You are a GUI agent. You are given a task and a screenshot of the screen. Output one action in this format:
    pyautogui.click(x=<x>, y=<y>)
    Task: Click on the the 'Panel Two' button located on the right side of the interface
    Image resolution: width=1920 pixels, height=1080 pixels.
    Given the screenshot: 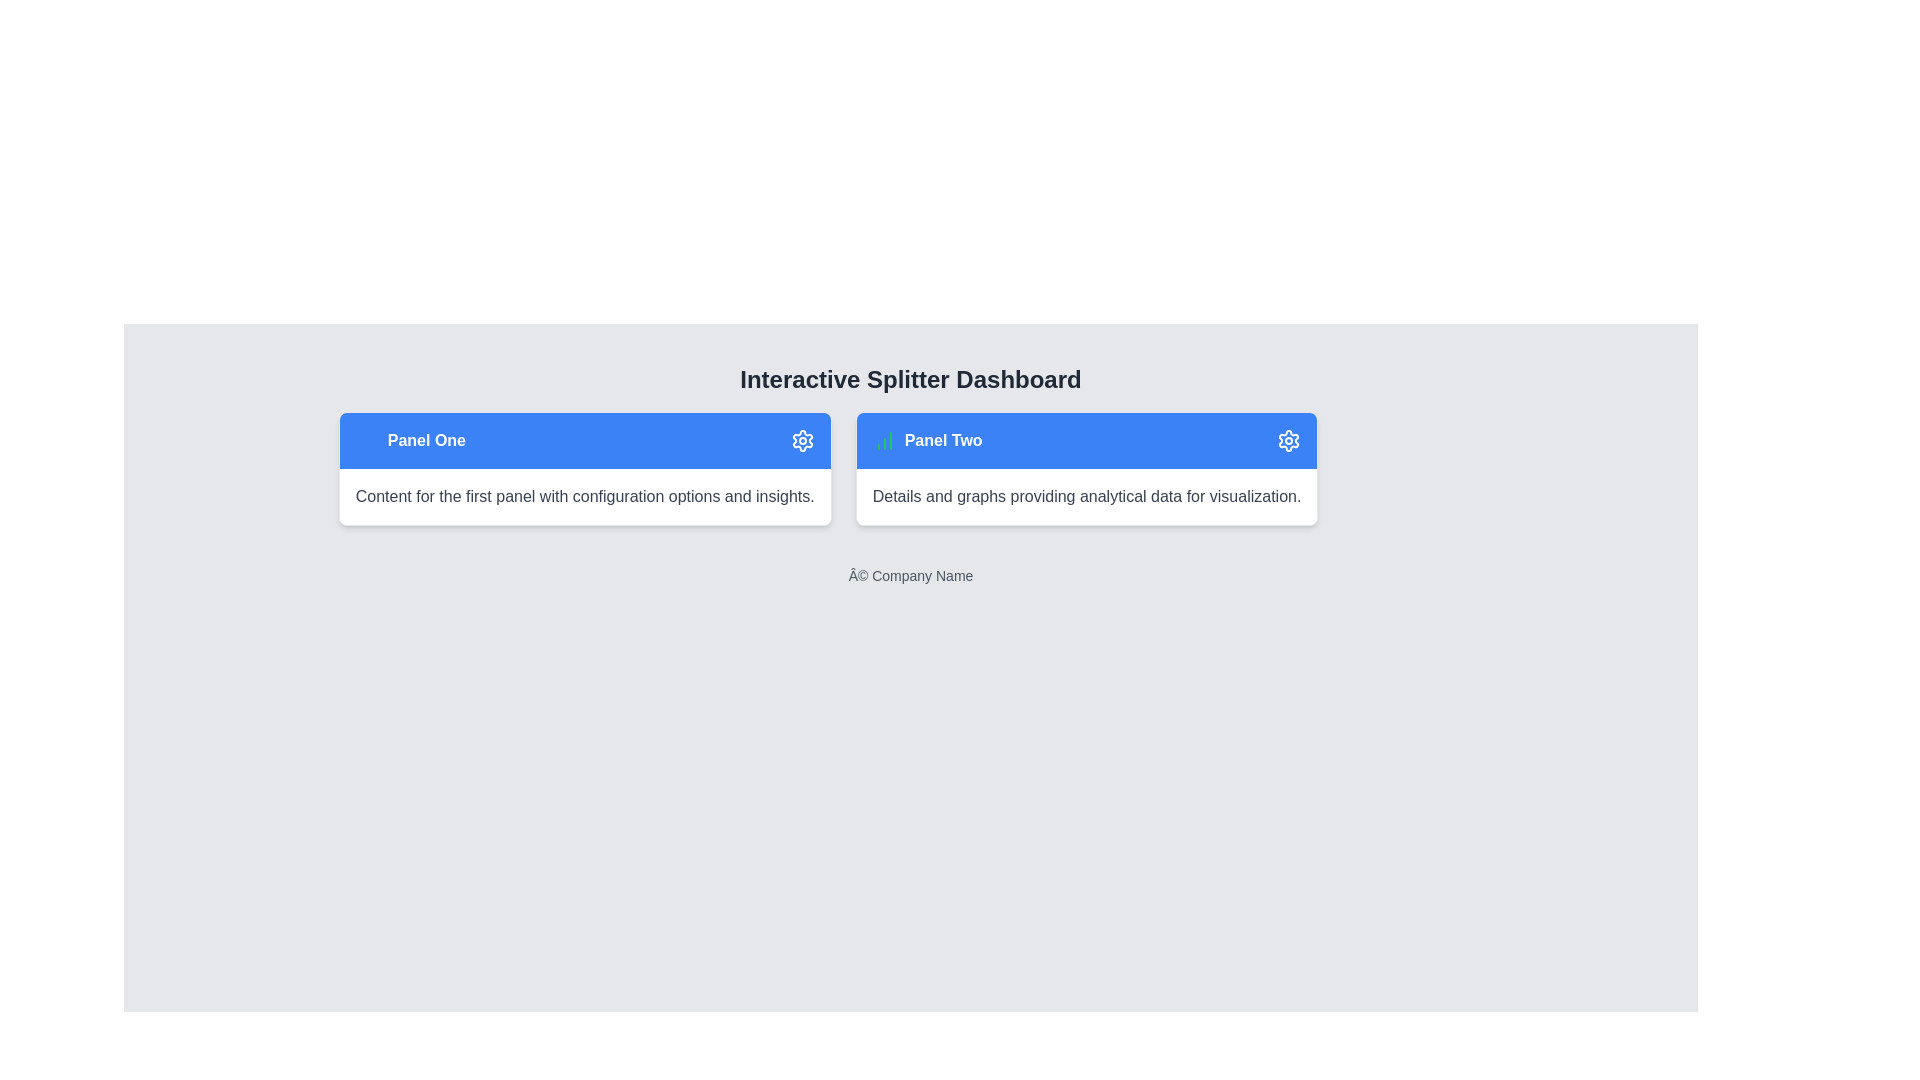 What is the action you would take?
    pyautogui.click(x=1086, y=439)
    